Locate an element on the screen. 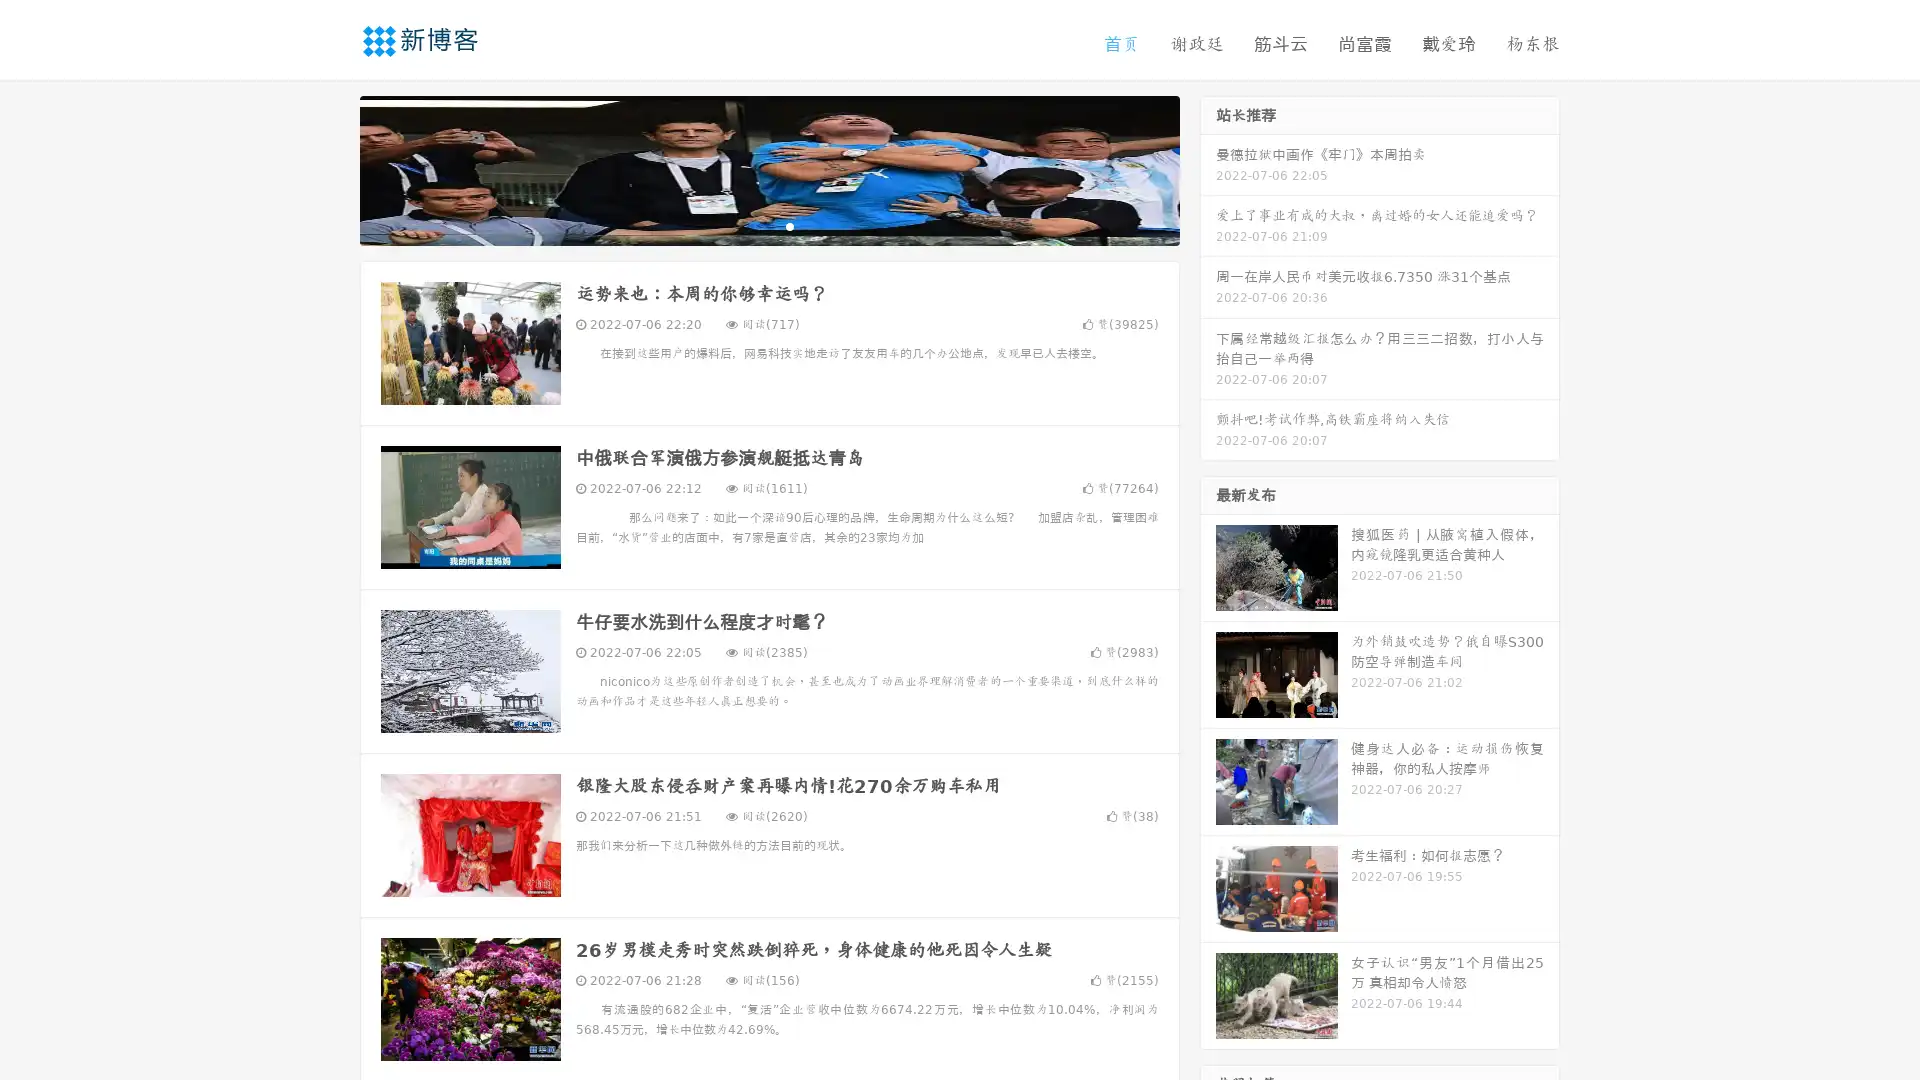  Go to slide 1 is located at coordinates (748, 225).